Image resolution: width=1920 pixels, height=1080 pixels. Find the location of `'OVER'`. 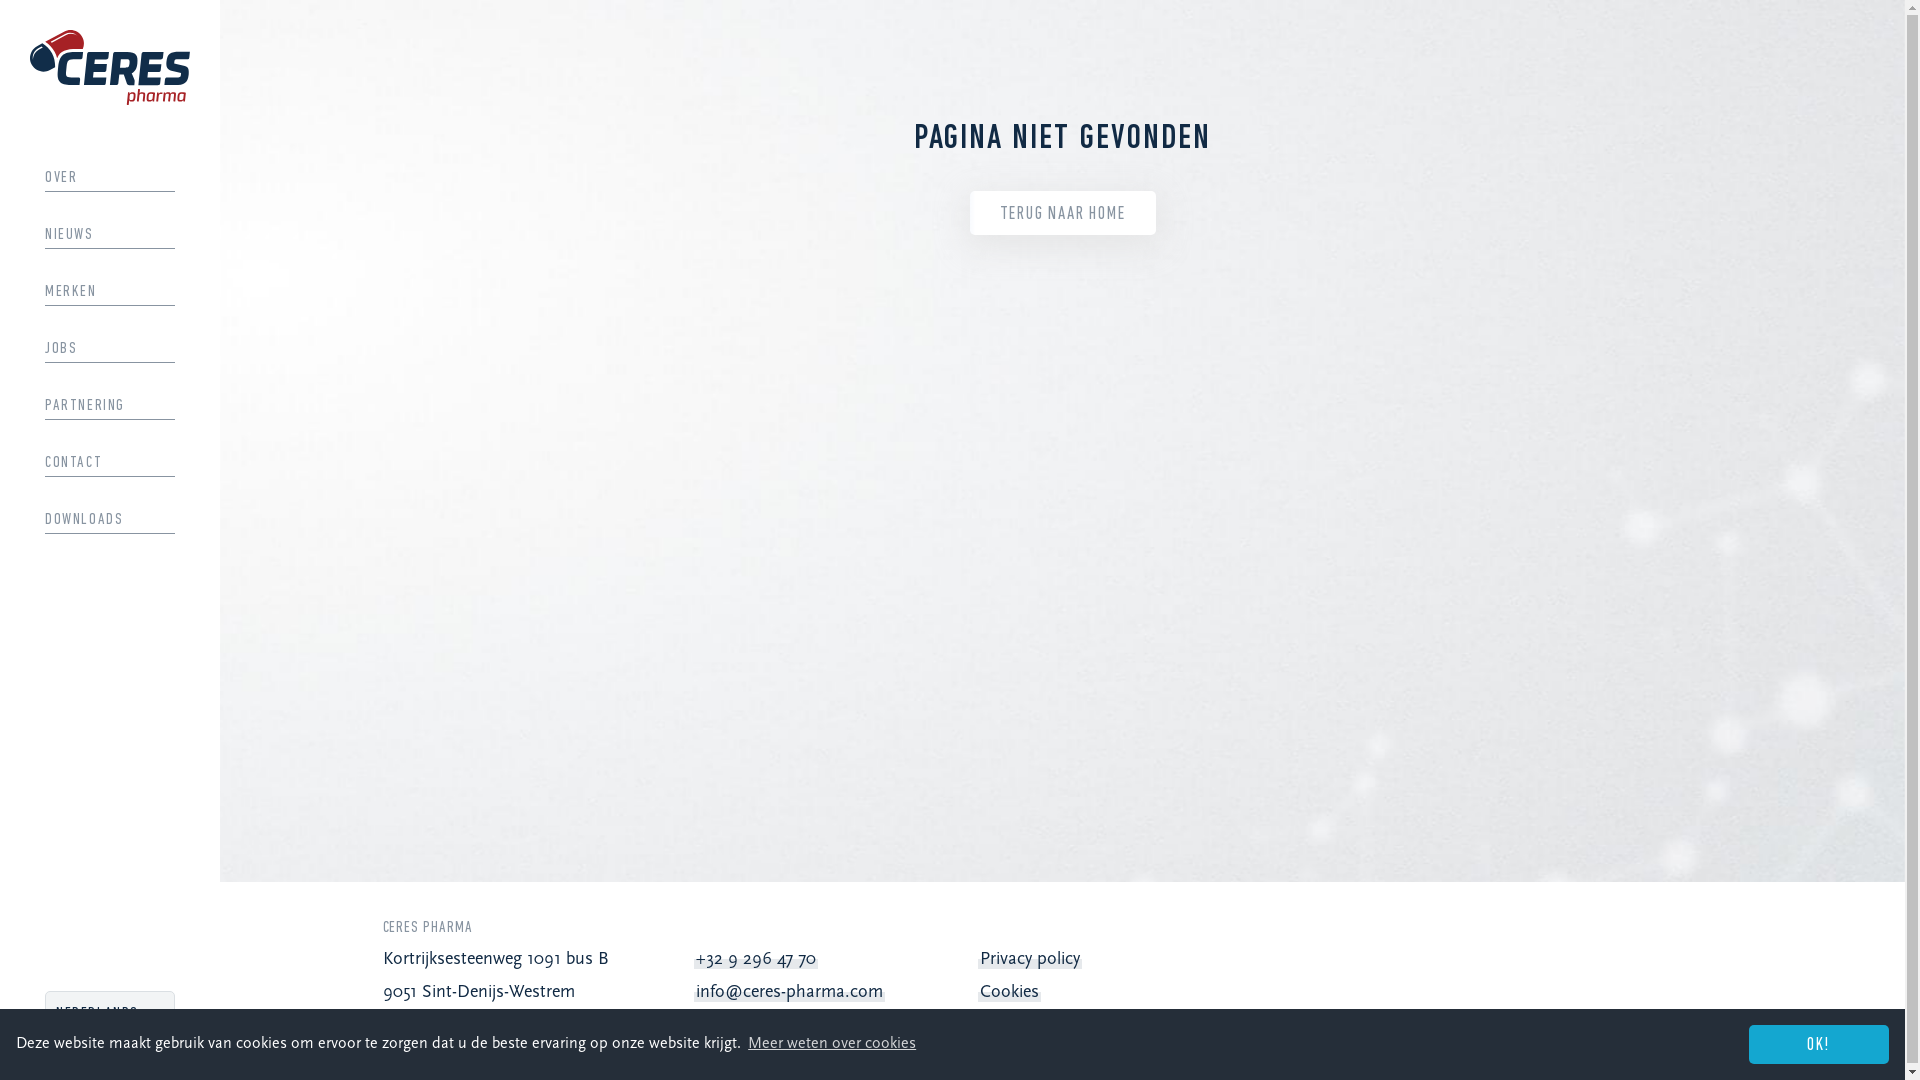

'OVER' is located at coordinates (109, 176).